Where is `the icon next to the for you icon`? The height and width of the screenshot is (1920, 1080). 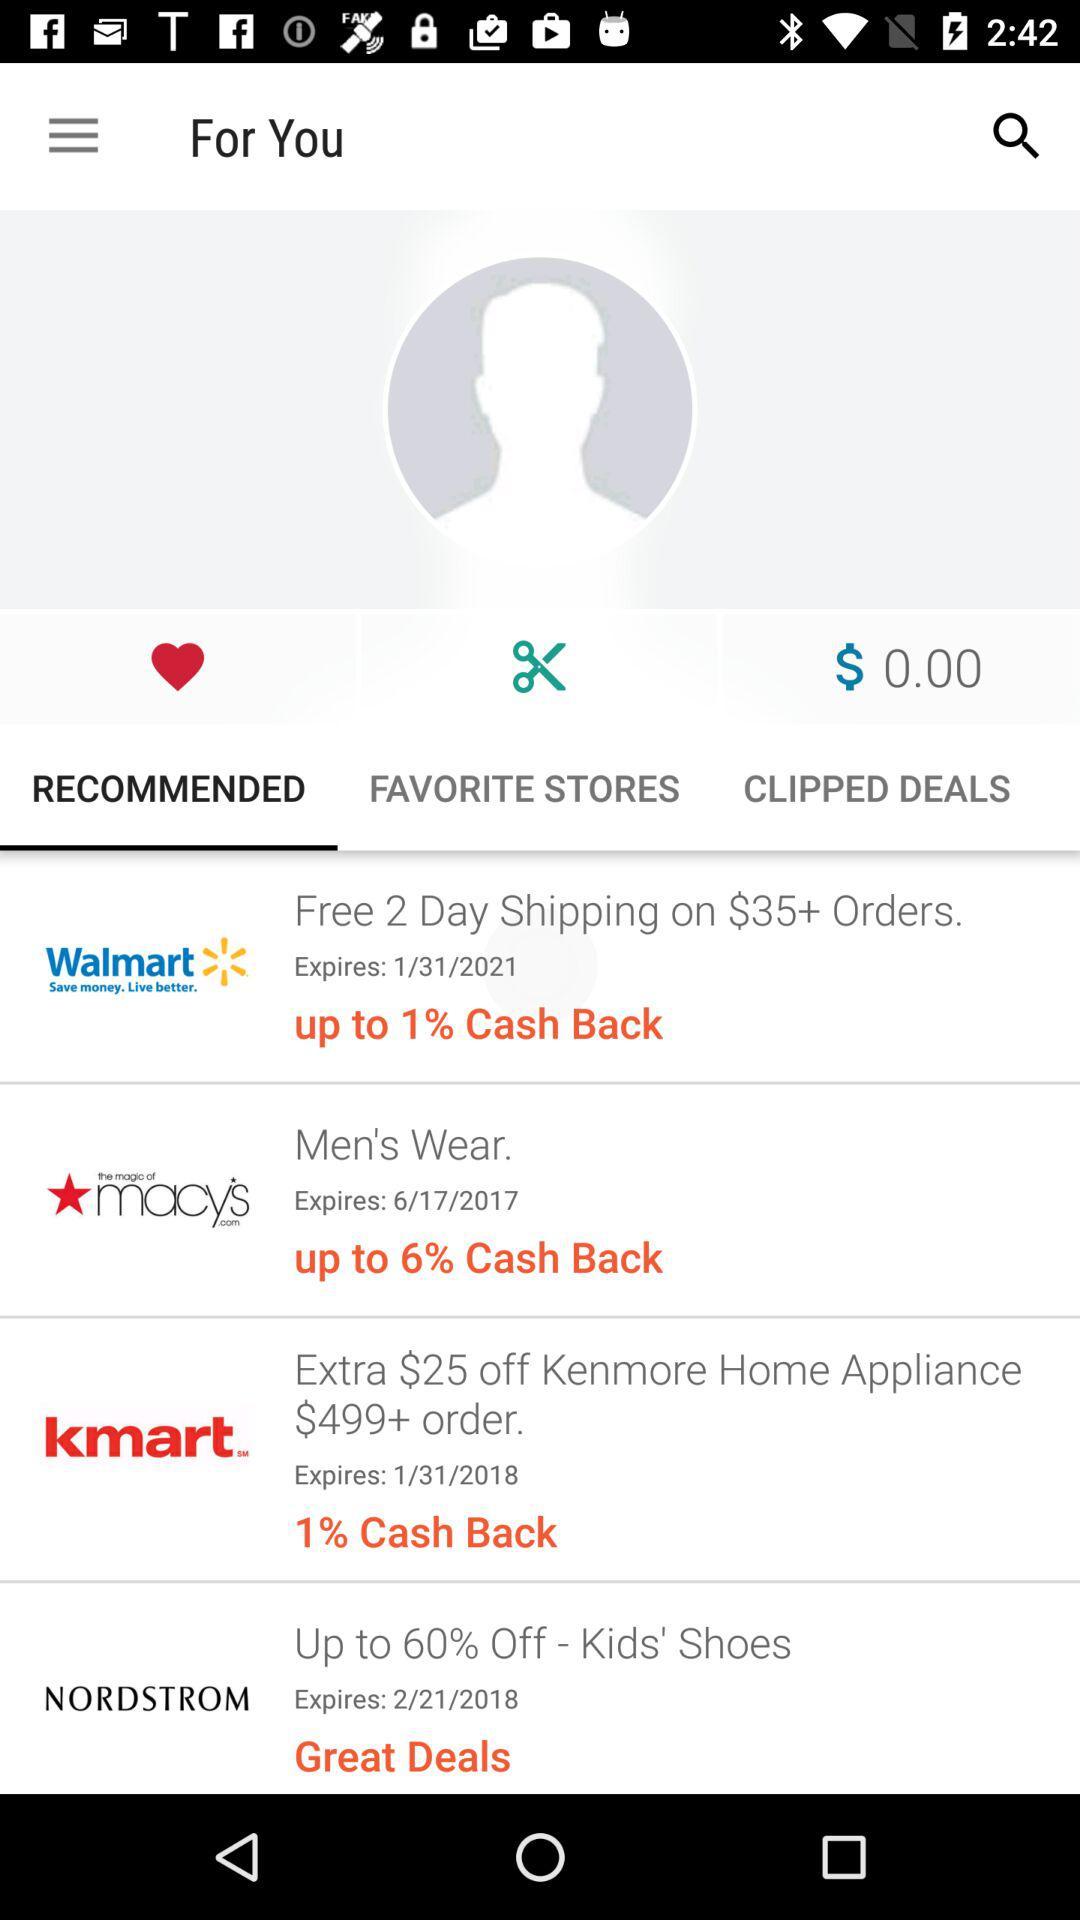
the icon next to the for you icon is located at coordinates (72, 135).